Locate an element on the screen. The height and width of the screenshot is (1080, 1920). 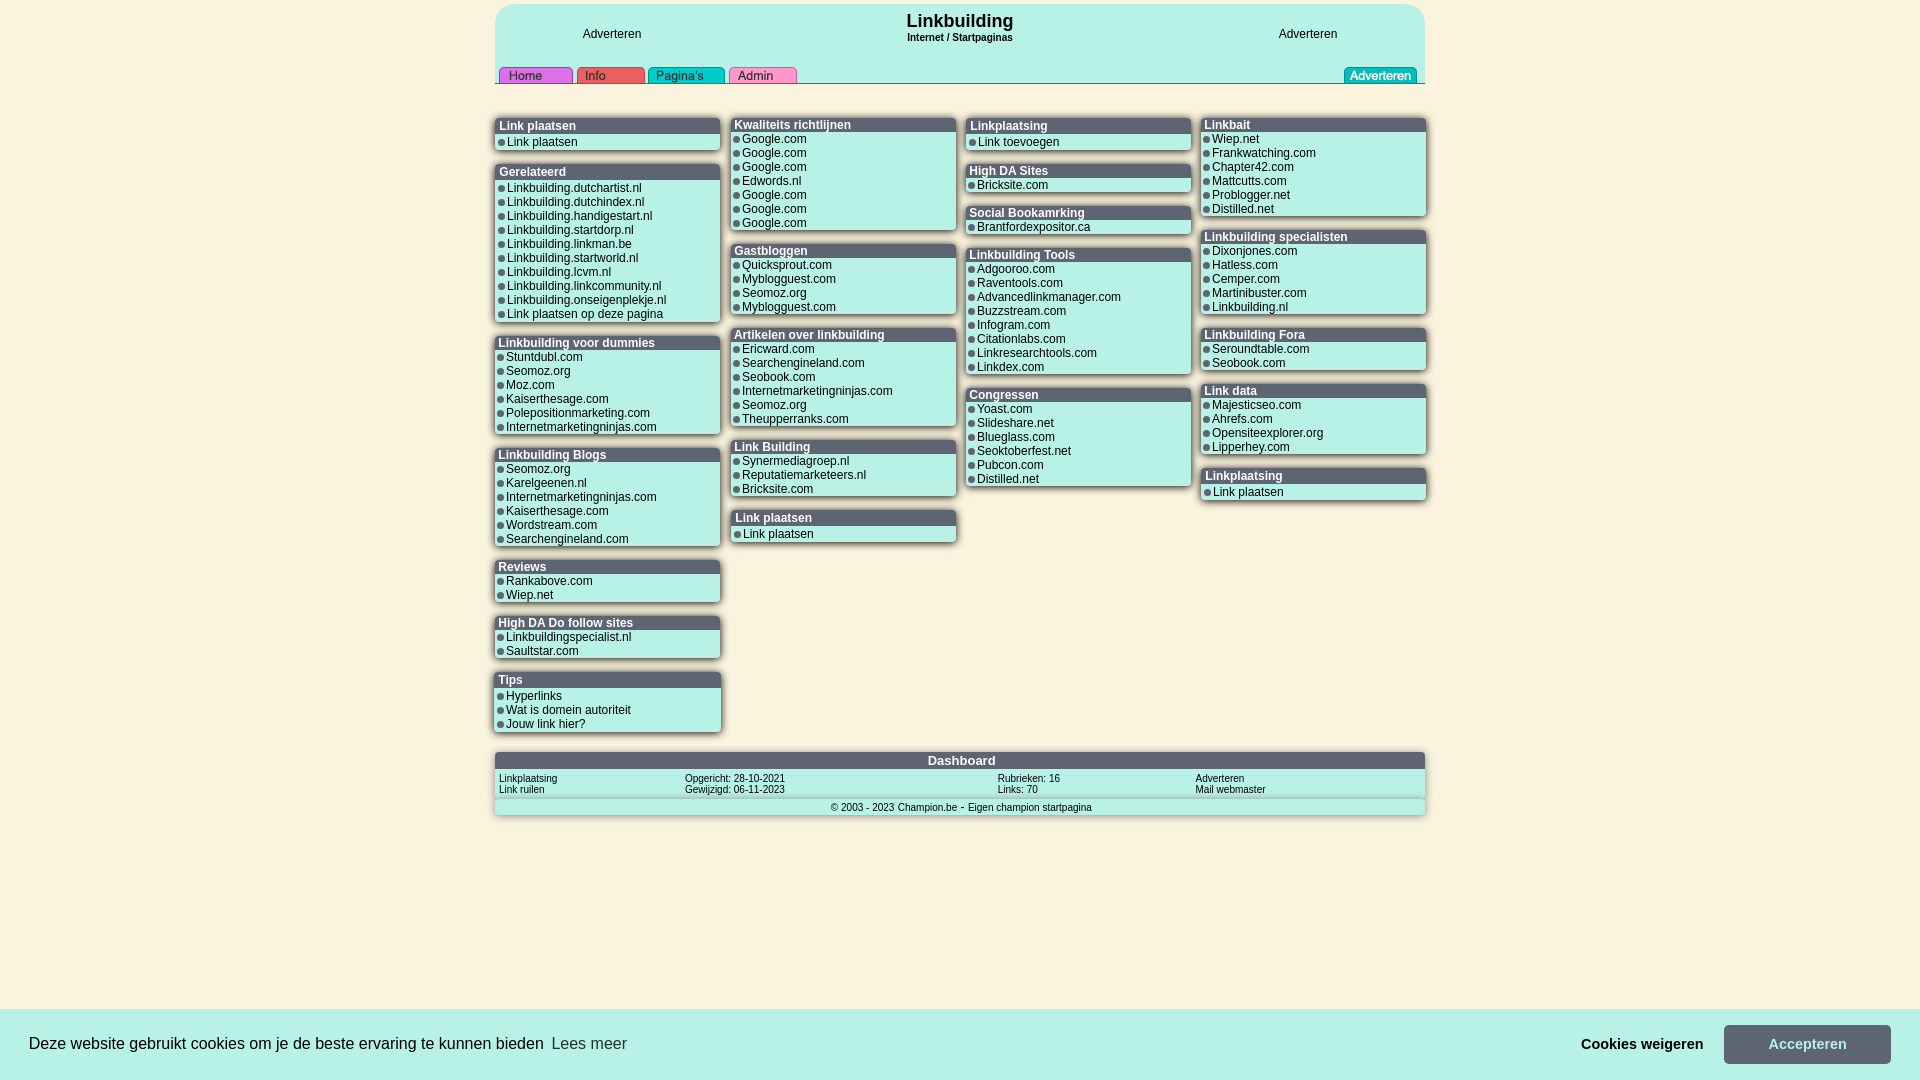
'Linkbuilding.nl' is located at coordinates (1248, 307).